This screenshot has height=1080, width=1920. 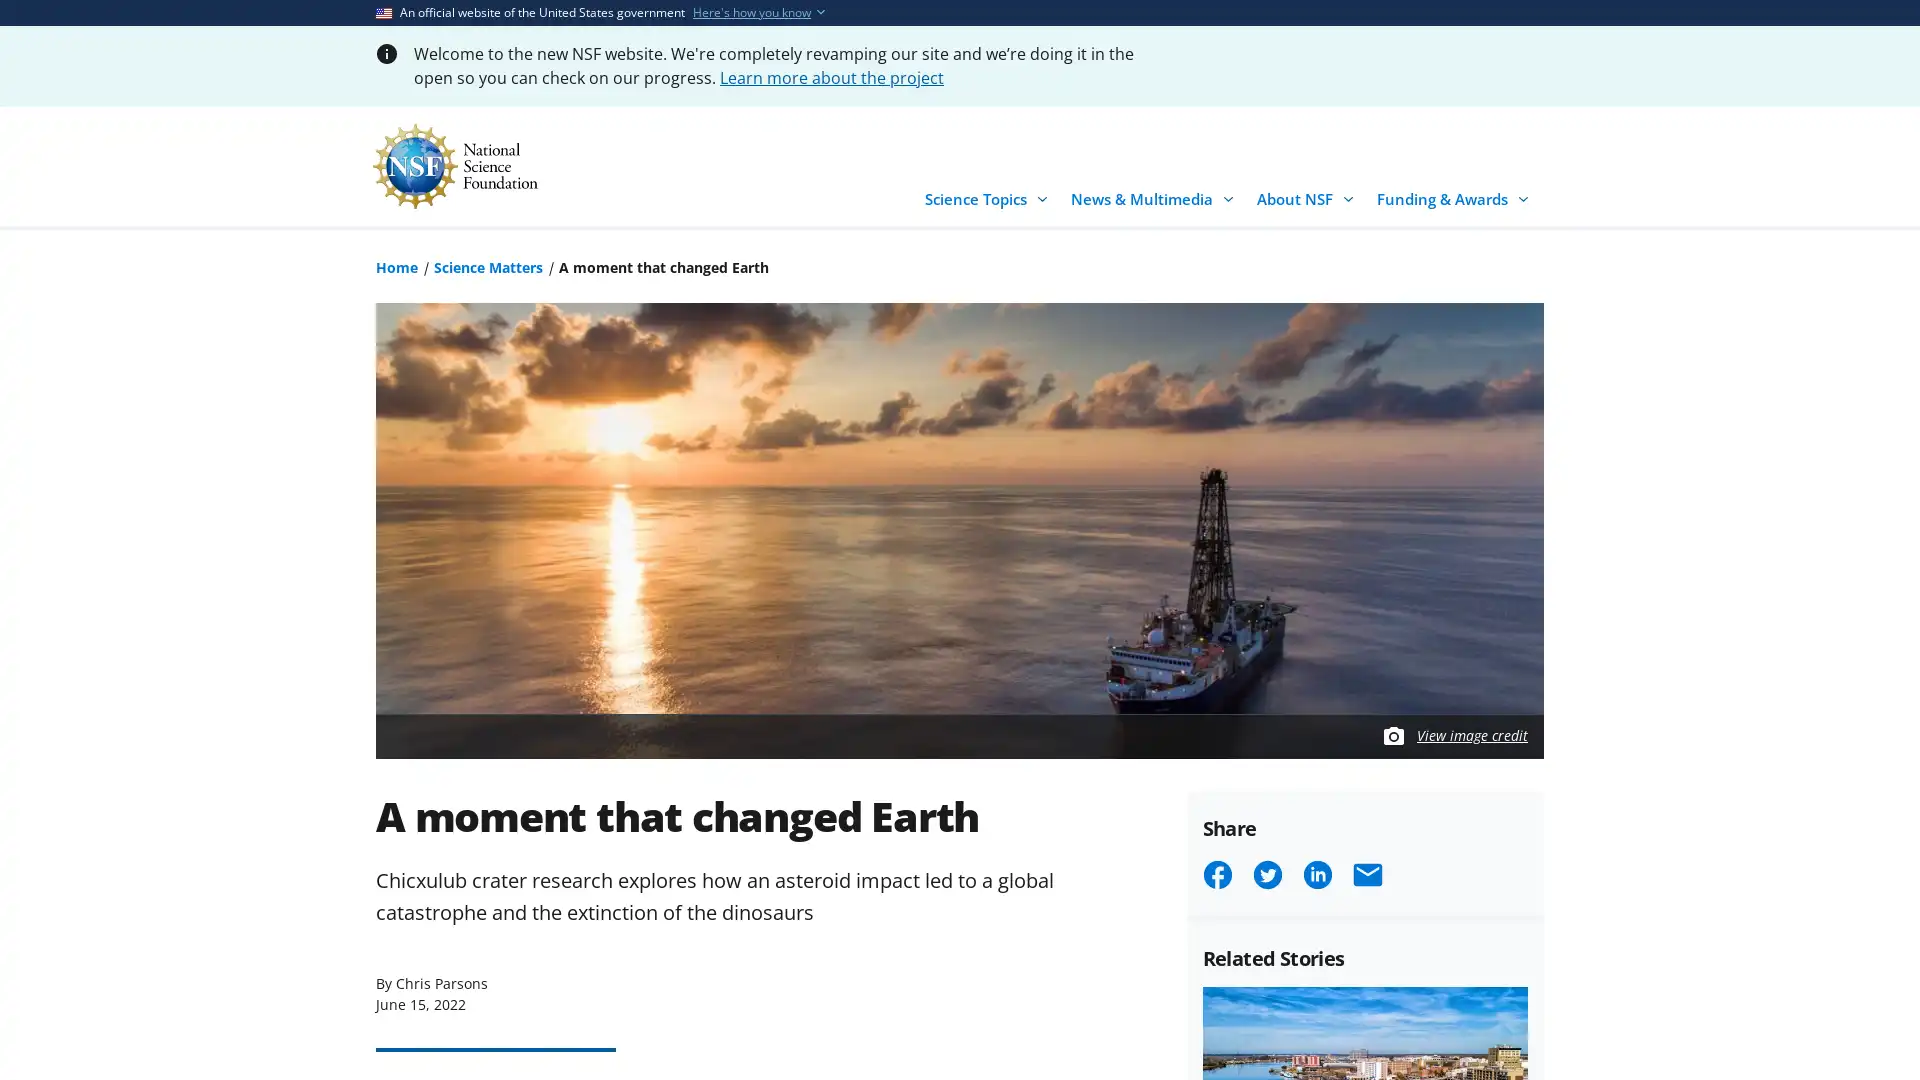 I want to click on Here's how you know, so click(x=751, y=12).